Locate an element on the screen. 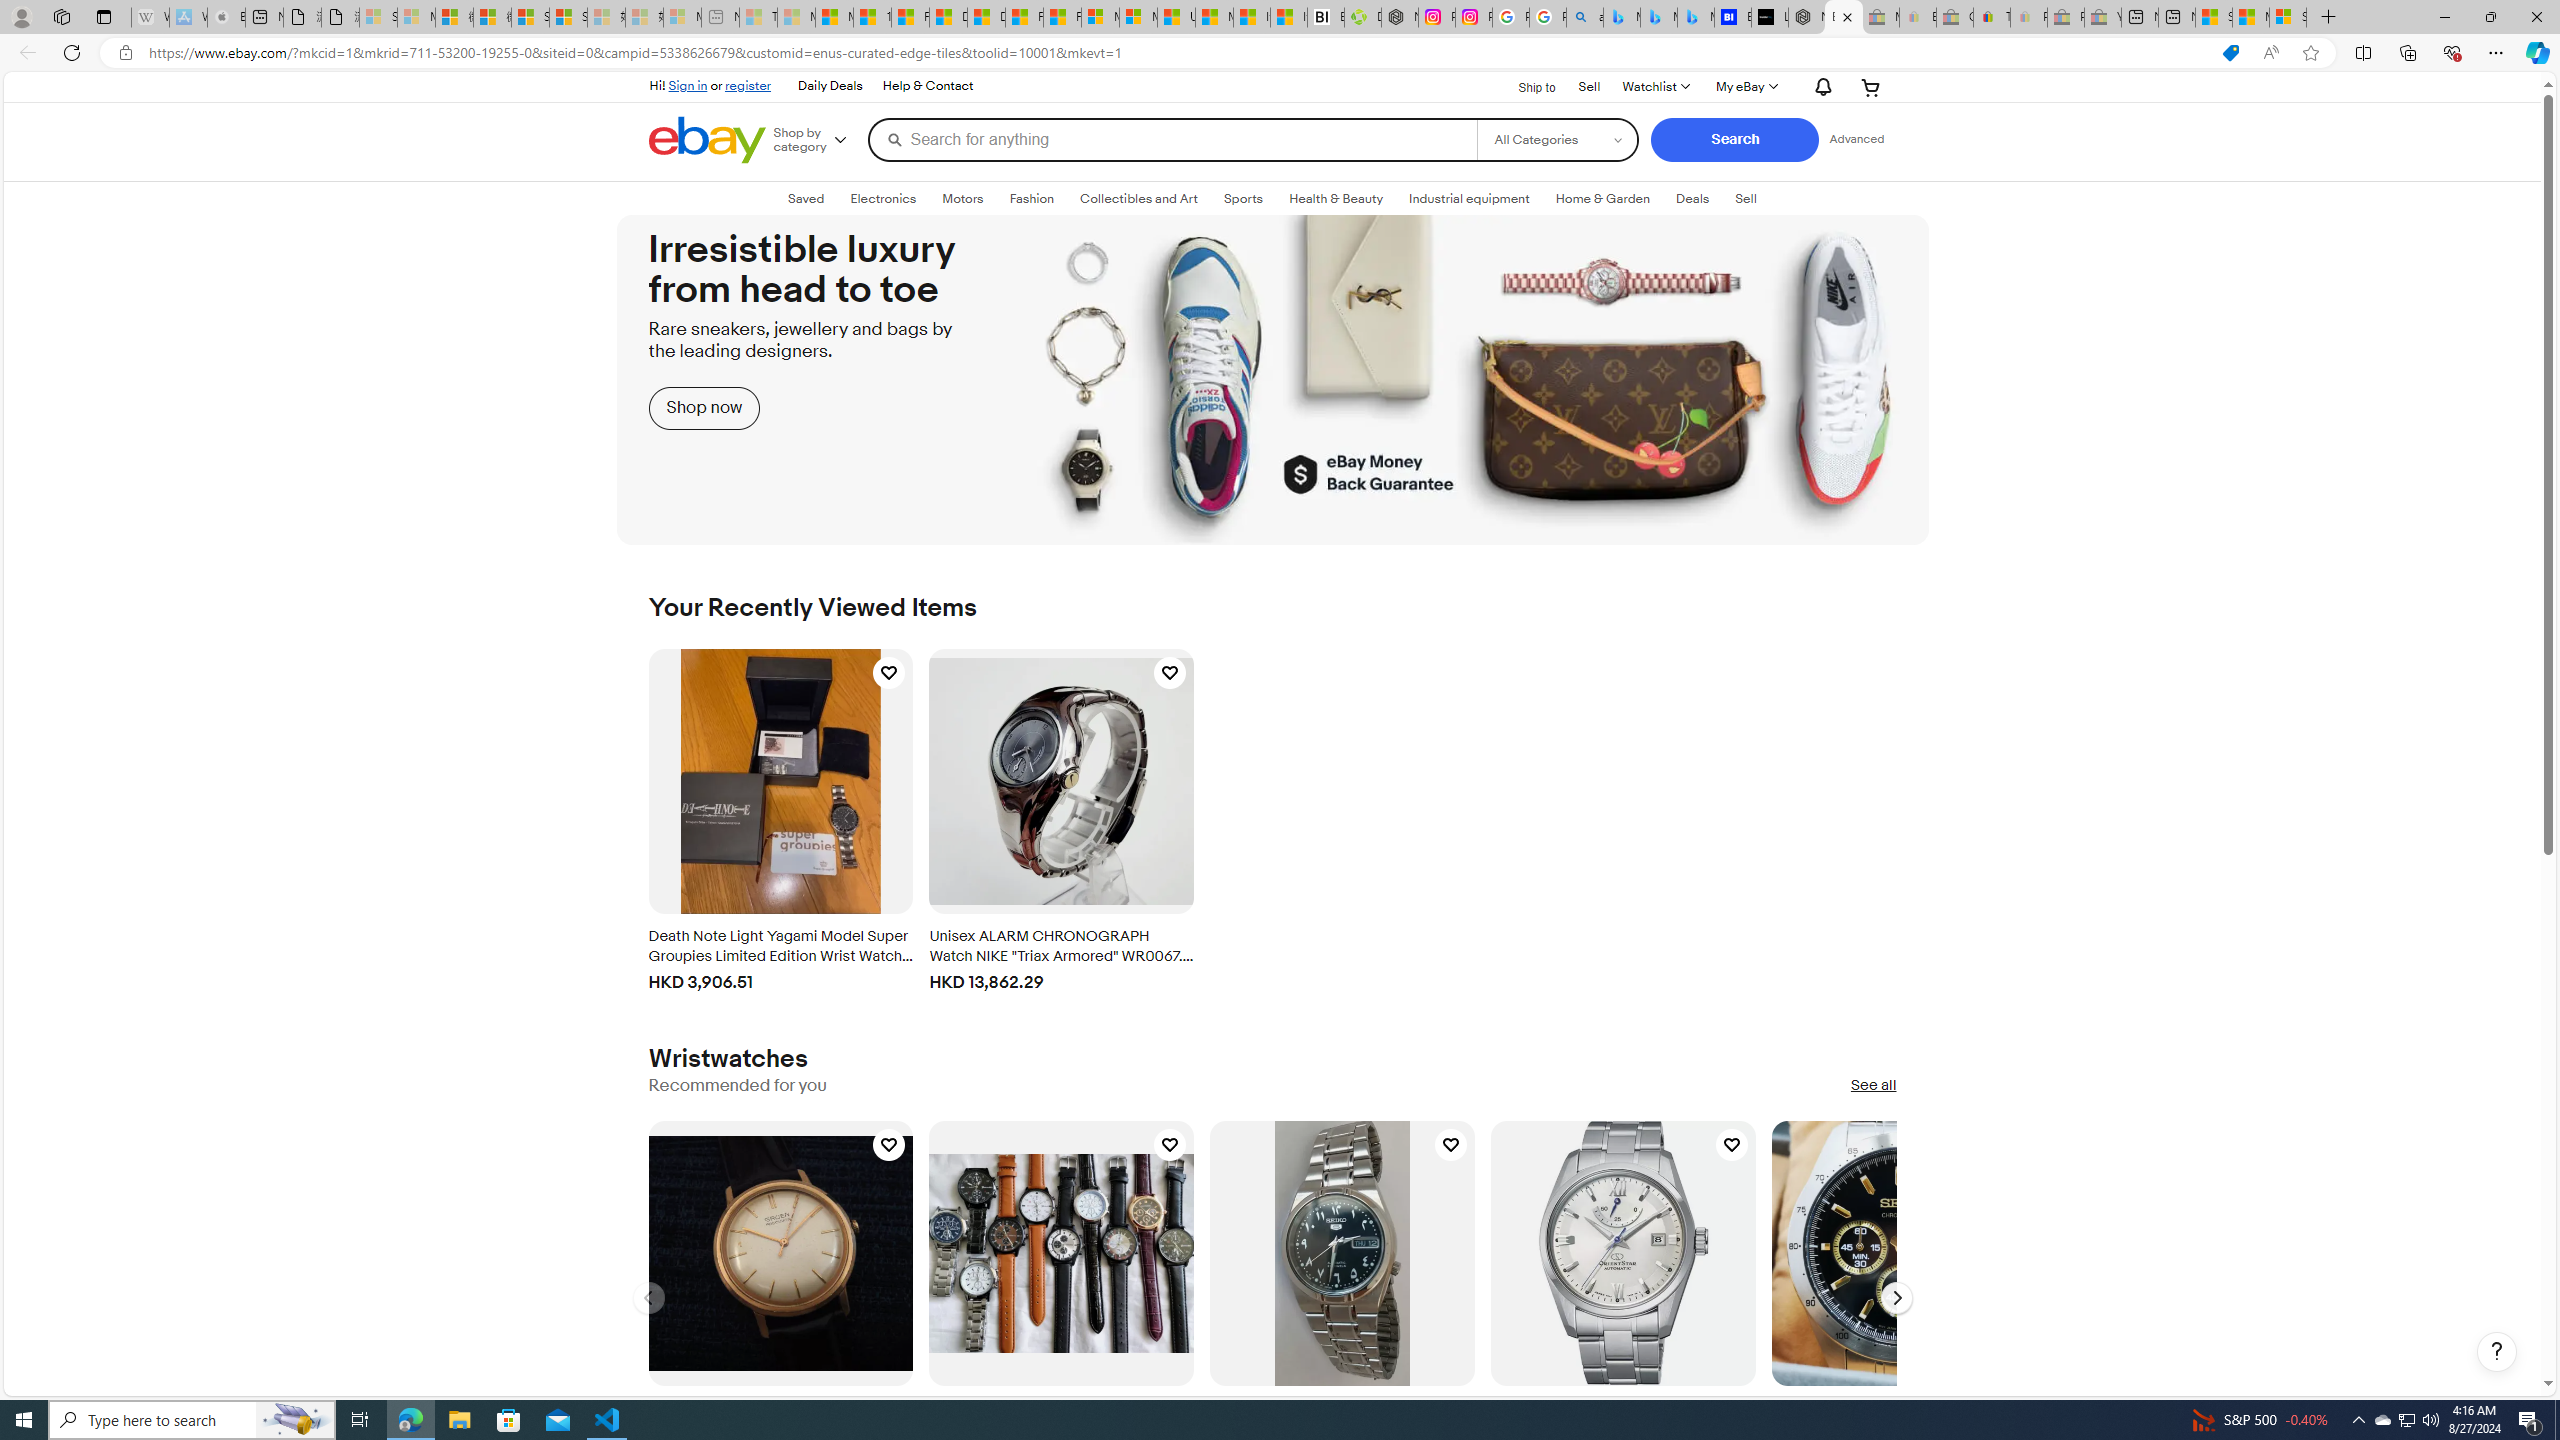 This screenshot has width=2560, height=1440. 'See all' is located at coordinates (1872, 1085).